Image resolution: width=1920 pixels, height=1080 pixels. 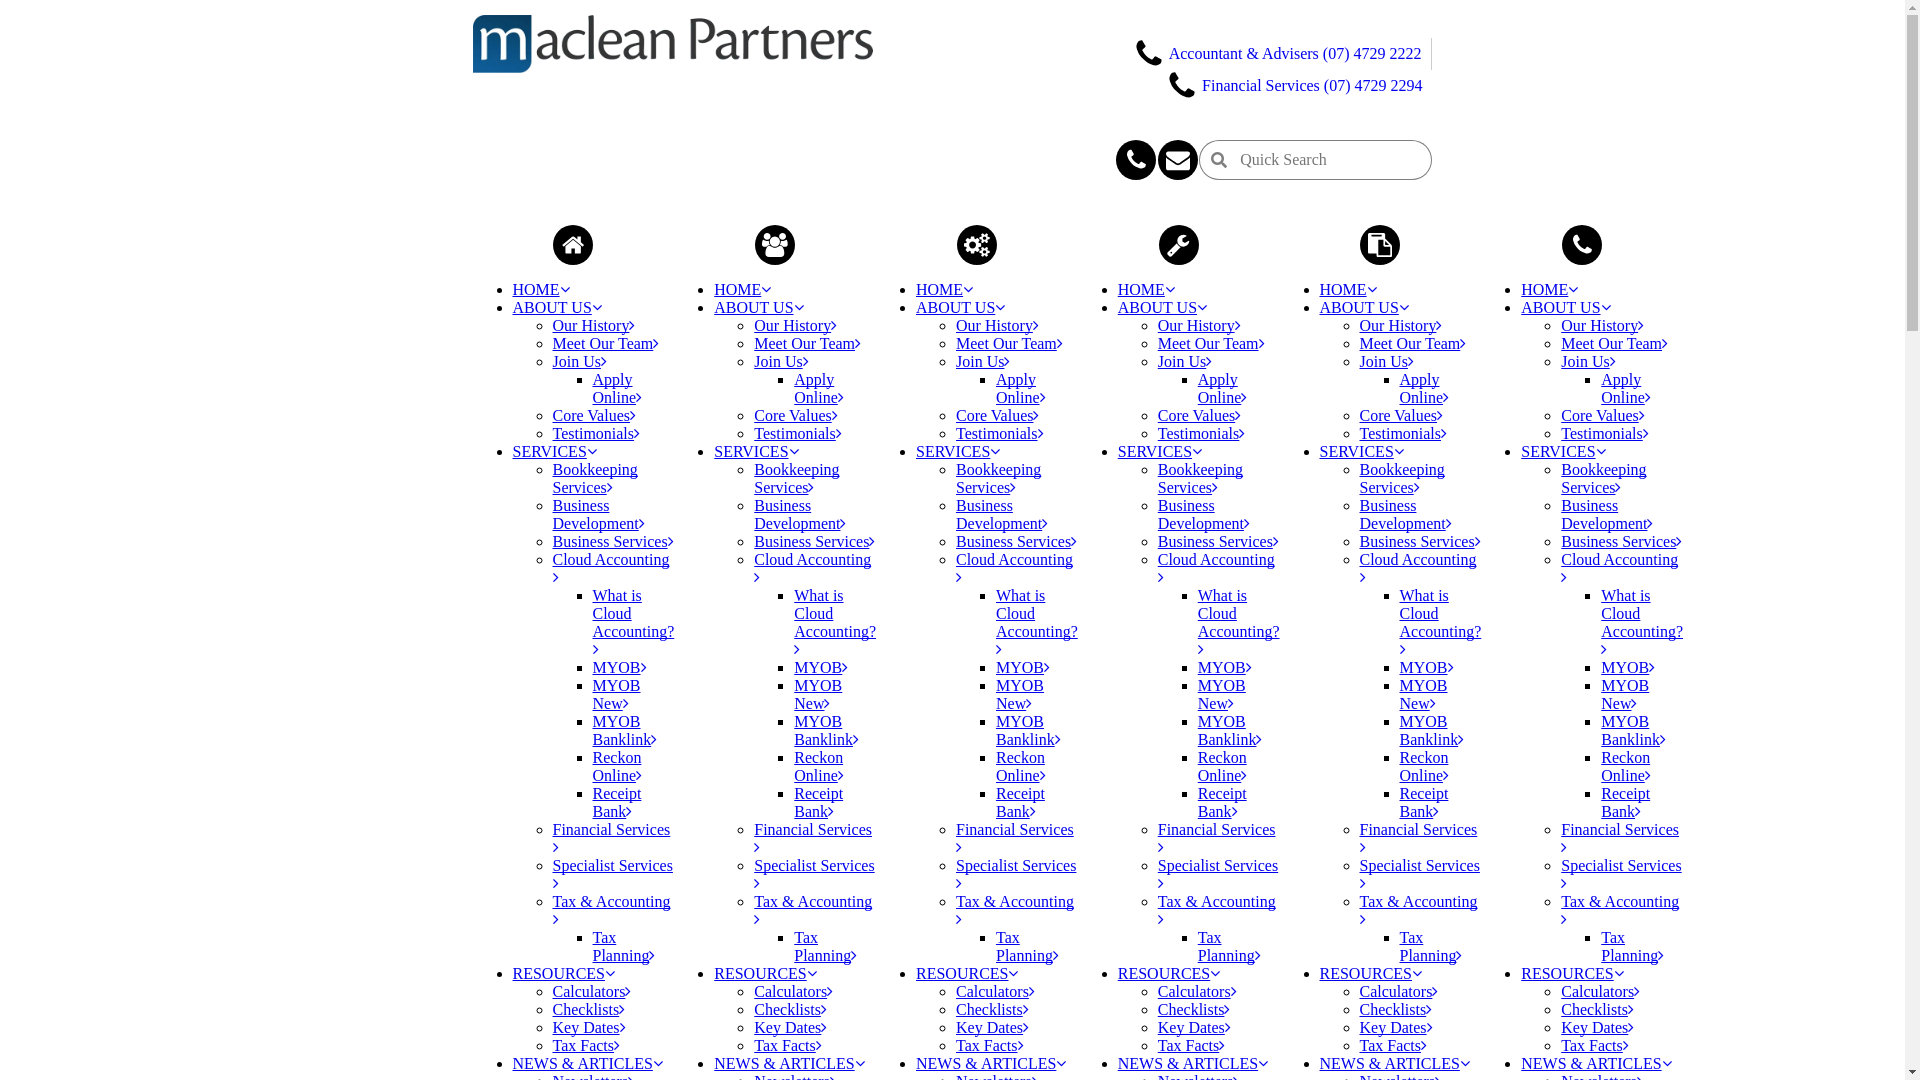 I want to click on 'Business Services', so click(x=814, y=541).